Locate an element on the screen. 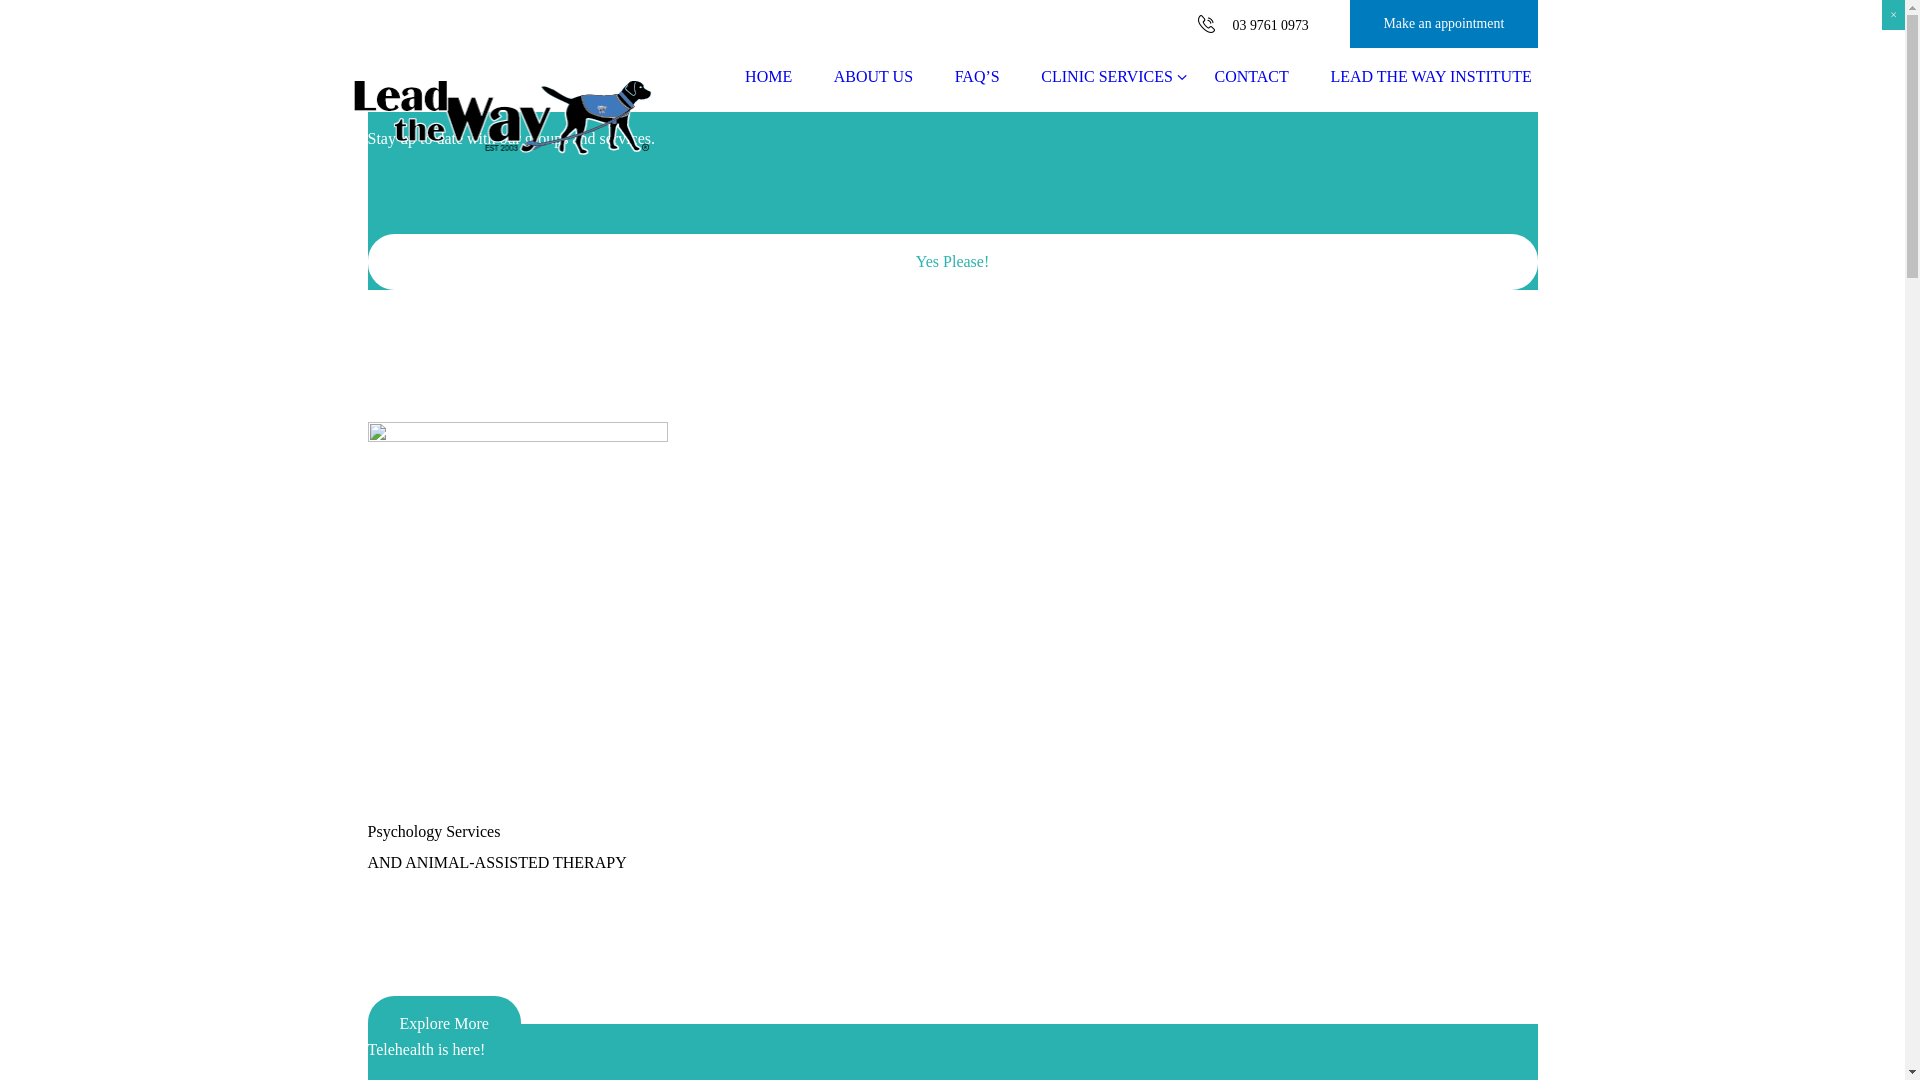 This screenshot has width=1920, height=1080. 'Yes Please!' is located at coordinates (952, 261).